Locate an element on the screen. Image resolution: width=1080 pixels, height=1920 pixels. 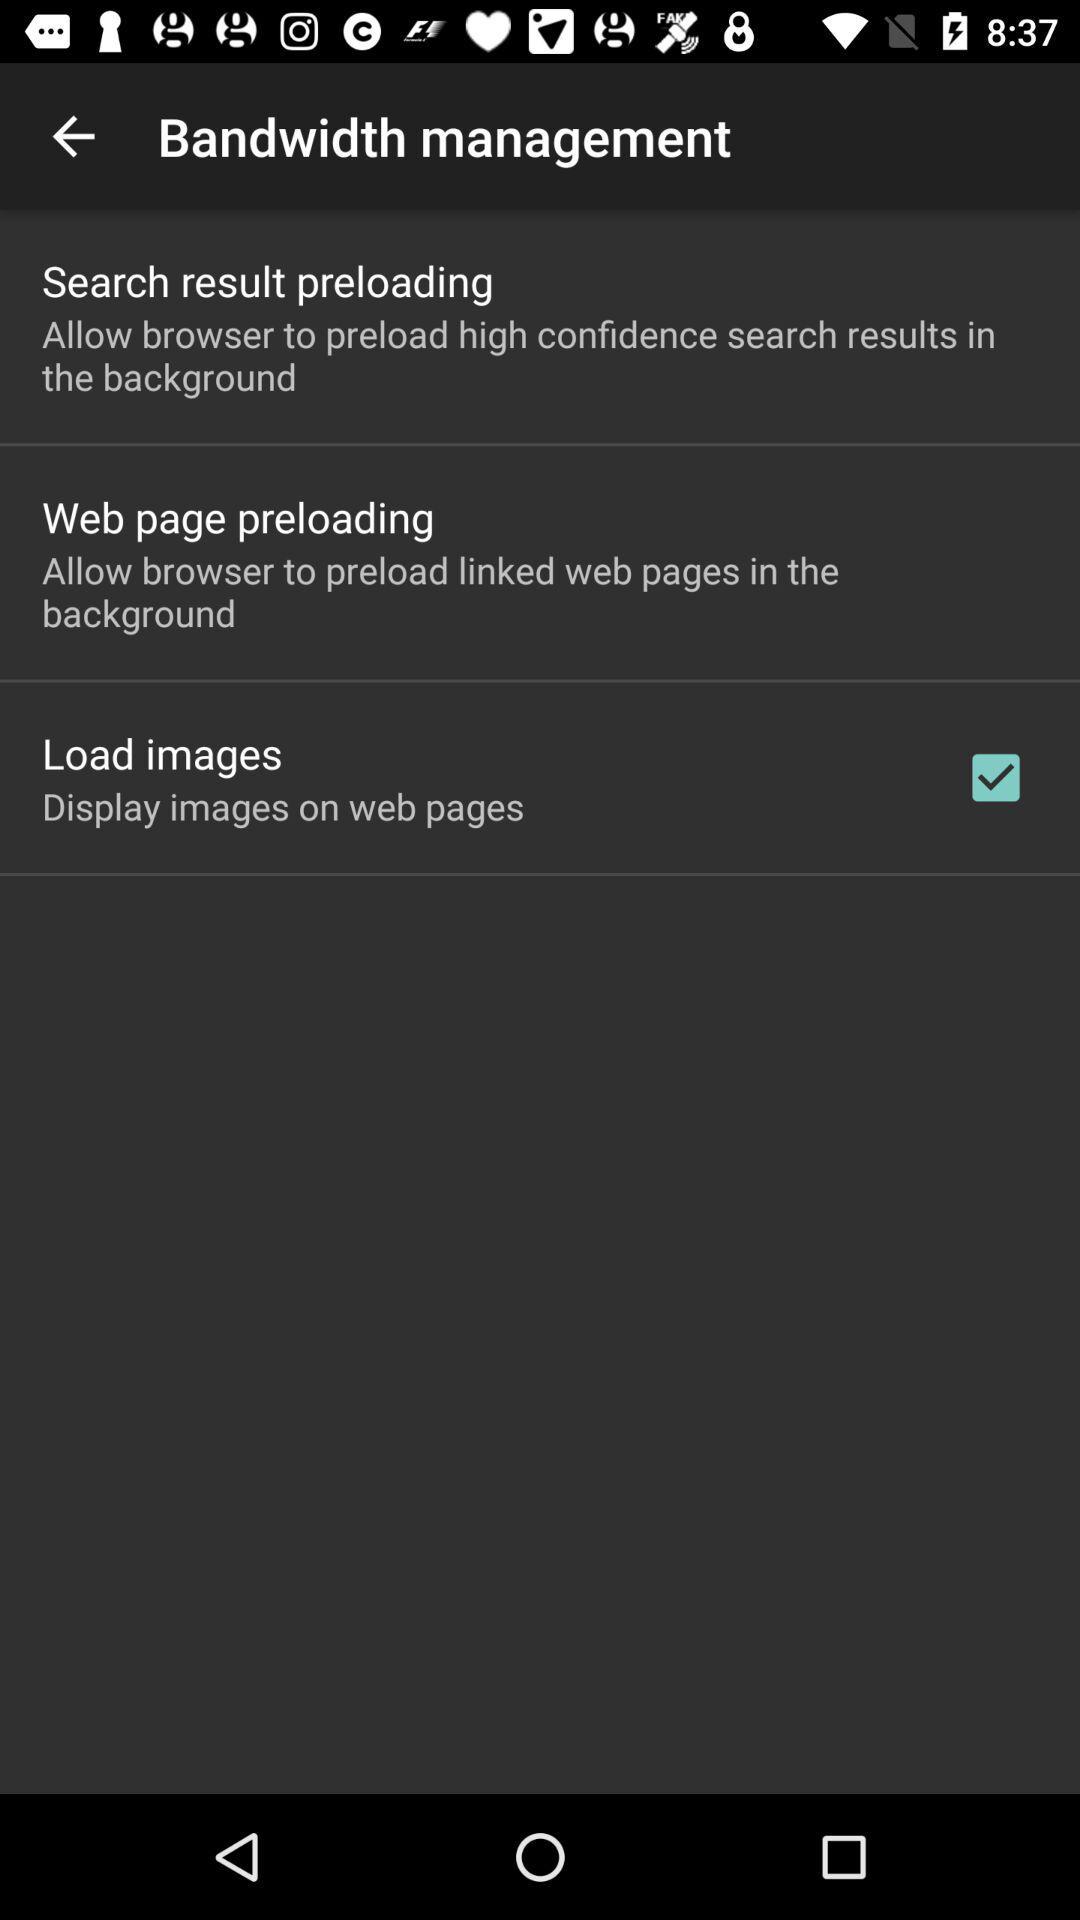
the web page preloading is located at coordinates (237, 516).